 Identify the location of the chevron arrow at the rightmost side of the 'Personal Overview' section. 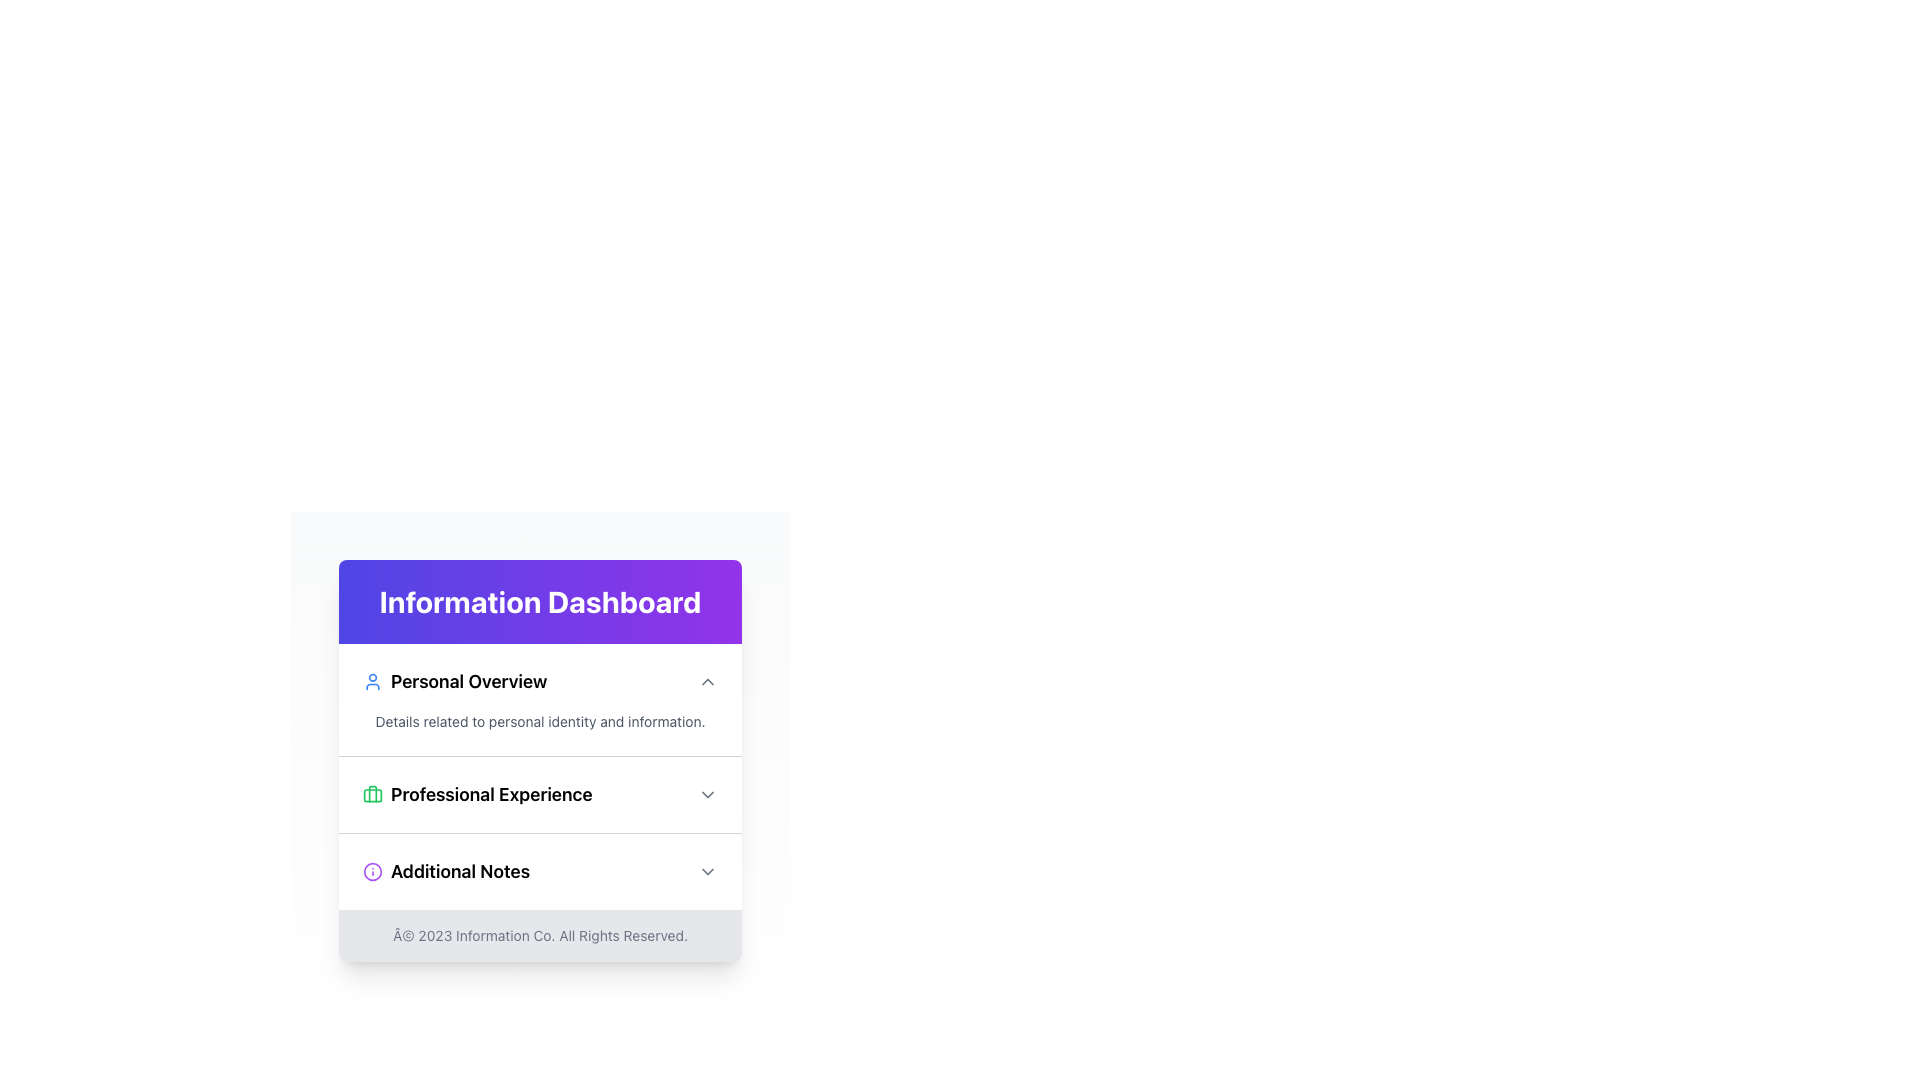
(708, 681).